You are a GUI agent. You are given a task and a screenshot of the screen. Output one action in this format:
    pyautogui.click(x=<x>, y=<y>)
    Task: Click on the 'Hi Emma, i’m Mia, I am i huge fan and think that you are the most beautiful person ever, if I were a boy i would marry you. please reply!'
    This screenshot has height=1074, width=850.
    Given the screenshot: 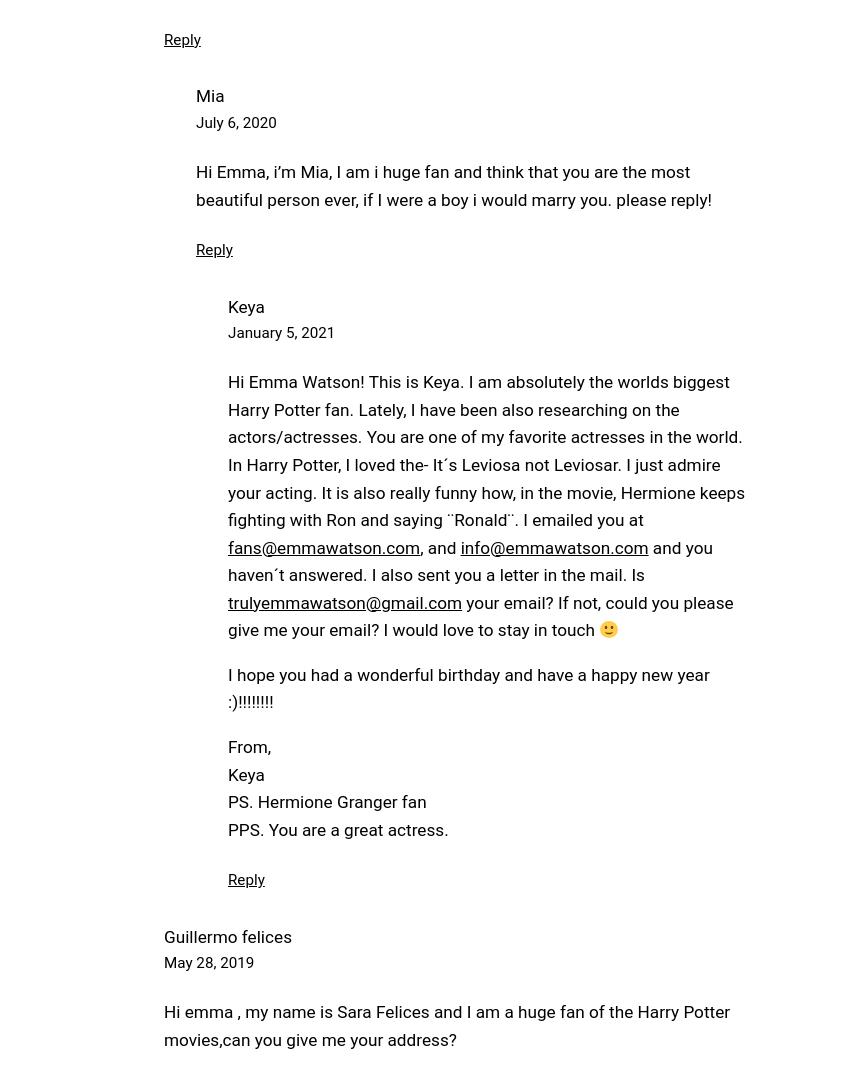 What is the action you would take?
    pyautogui.click(x=452, y=185)
    